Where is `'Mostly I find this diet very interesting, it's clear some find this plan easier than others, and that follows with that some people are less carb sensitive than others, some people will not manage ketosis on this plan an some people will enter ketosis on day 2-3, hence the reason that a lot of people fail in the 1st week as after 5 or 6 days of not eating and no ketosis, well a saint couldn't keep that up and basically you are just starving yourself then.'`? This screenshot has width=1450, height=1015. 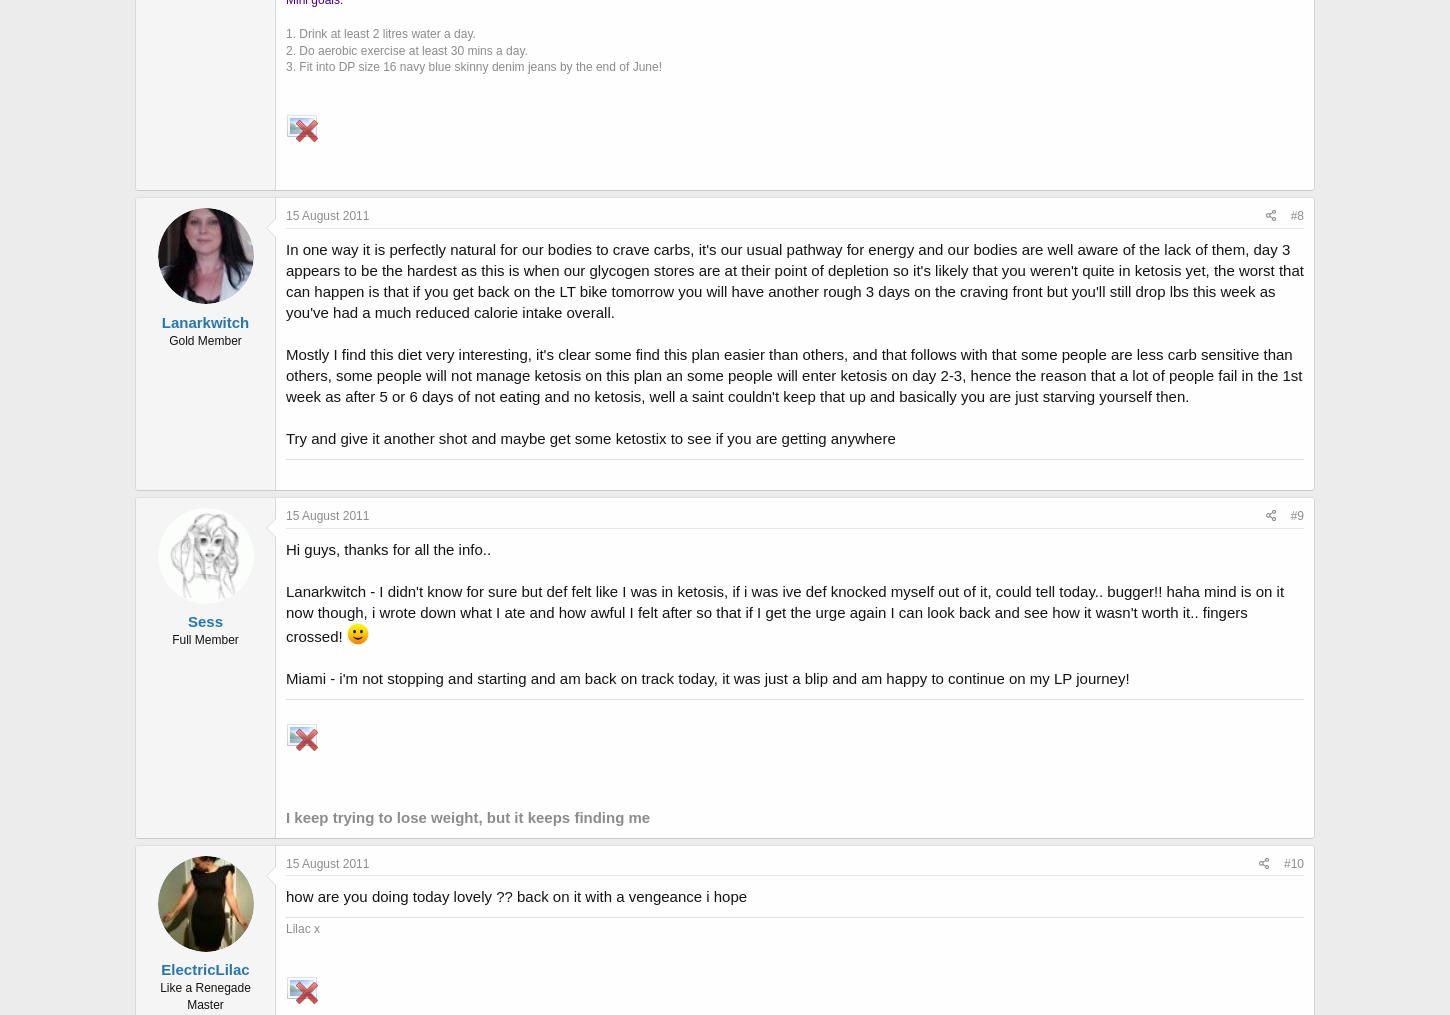
'Mostly I find this diet very interesting, it's clear some find this plan easier than others, and that follows with that some people are less carb sensitive than others, some people will not manage ketosis on this plan an some people will enter ketosis on day 2-3, hence the reason that a lot of people fail in the 1st week as after 5 or 6 days of not eating and no ketosis, well a saint couldn't keep that up and basically you are just starving yourself then.' is located at coordinates (794, 375).